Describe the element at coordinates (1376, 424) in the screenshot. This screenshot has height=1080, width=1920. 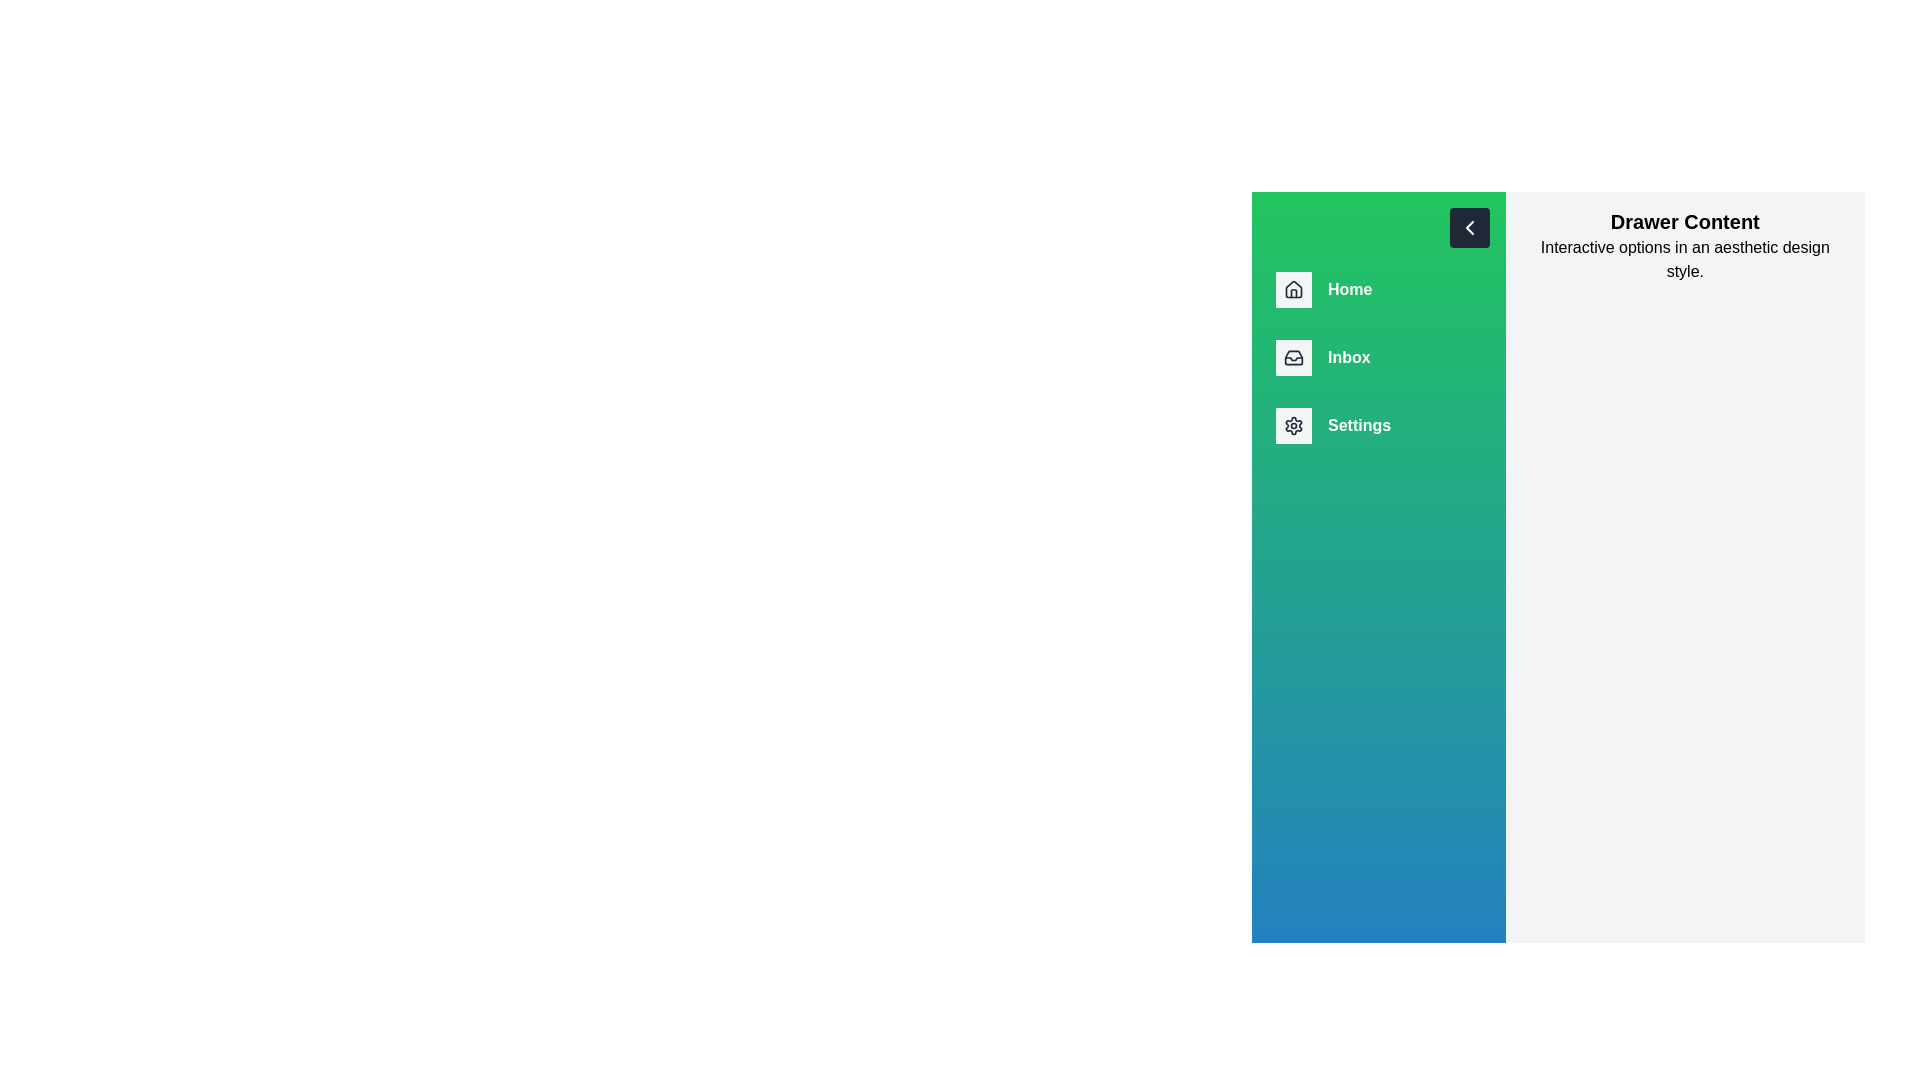
I see `the navigation item Settings from the drawer` at that location.